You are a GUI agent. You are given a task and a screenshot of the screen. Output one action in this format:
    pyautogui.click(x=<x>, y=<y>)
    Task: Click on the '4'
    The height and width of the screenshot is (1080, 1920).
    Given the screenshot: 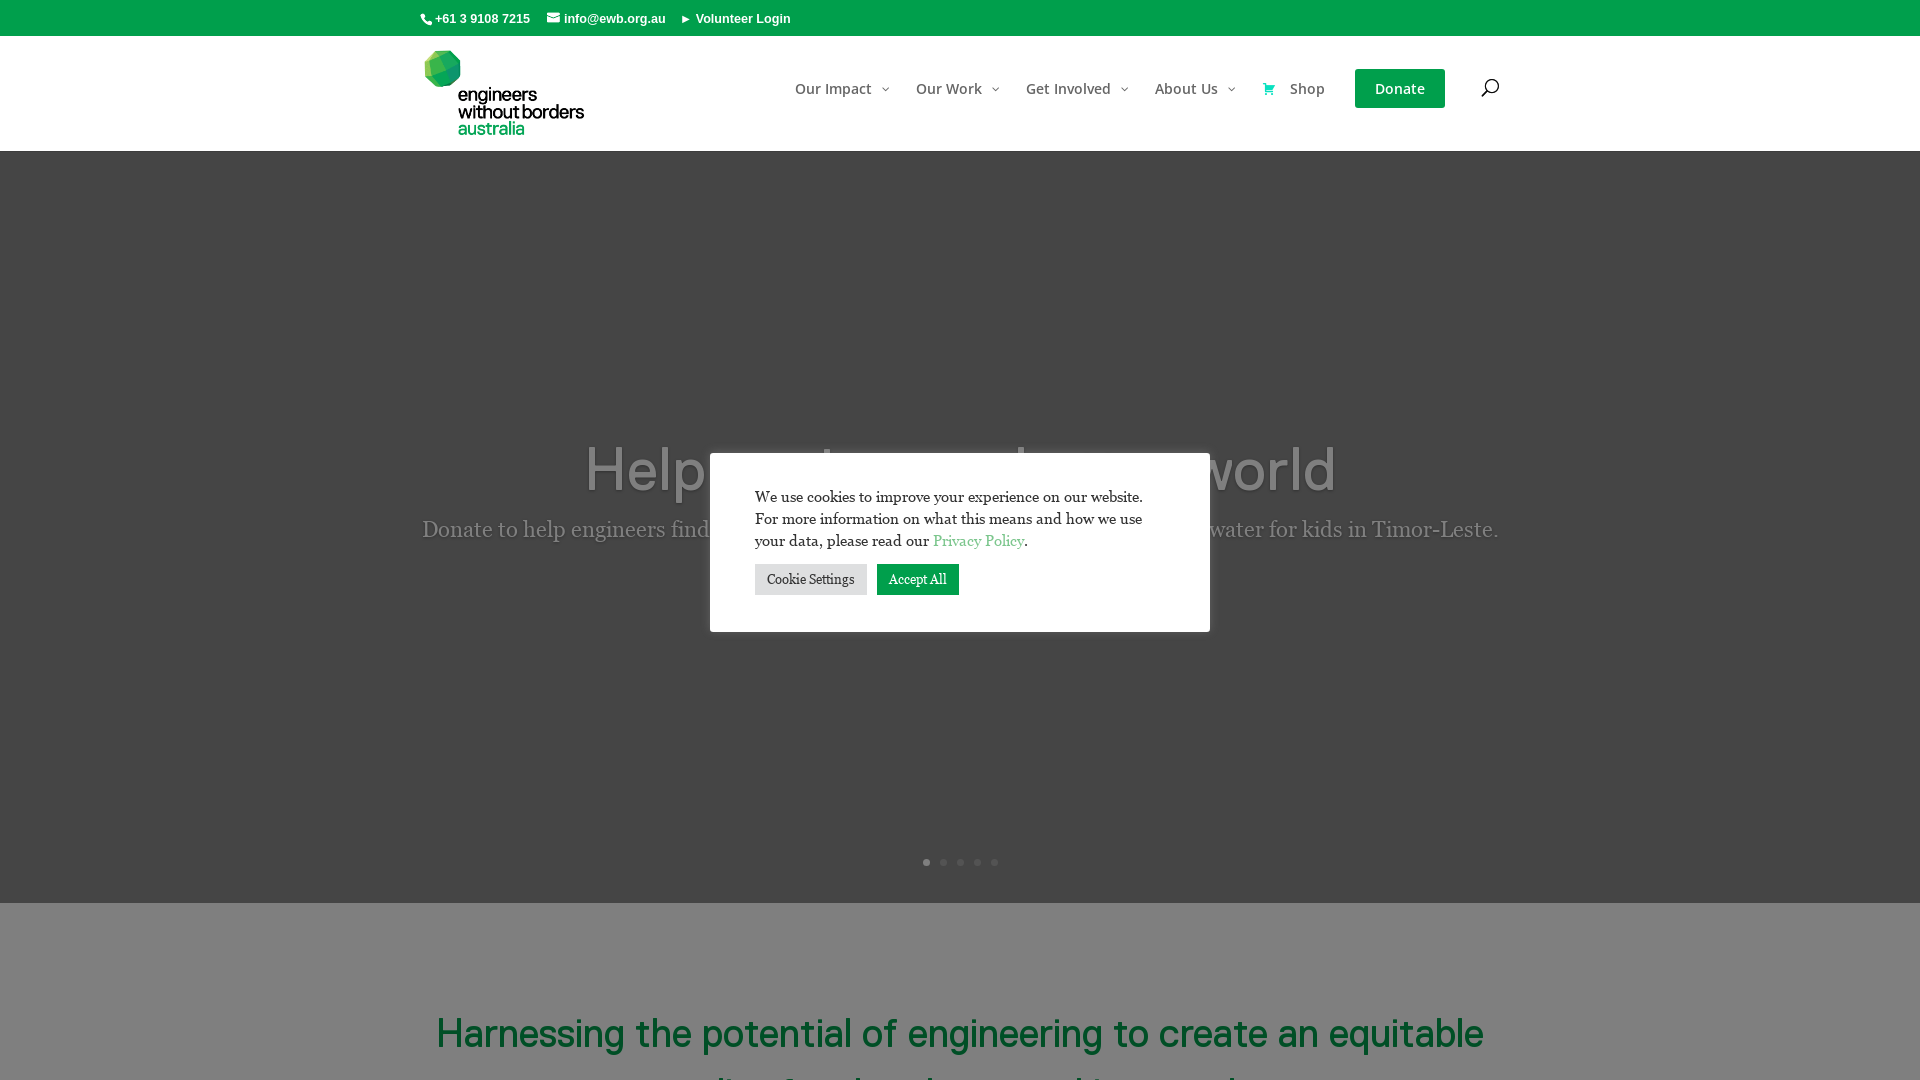 What is the action you would take?
    pyautogui.click(x=974, y=861)
    